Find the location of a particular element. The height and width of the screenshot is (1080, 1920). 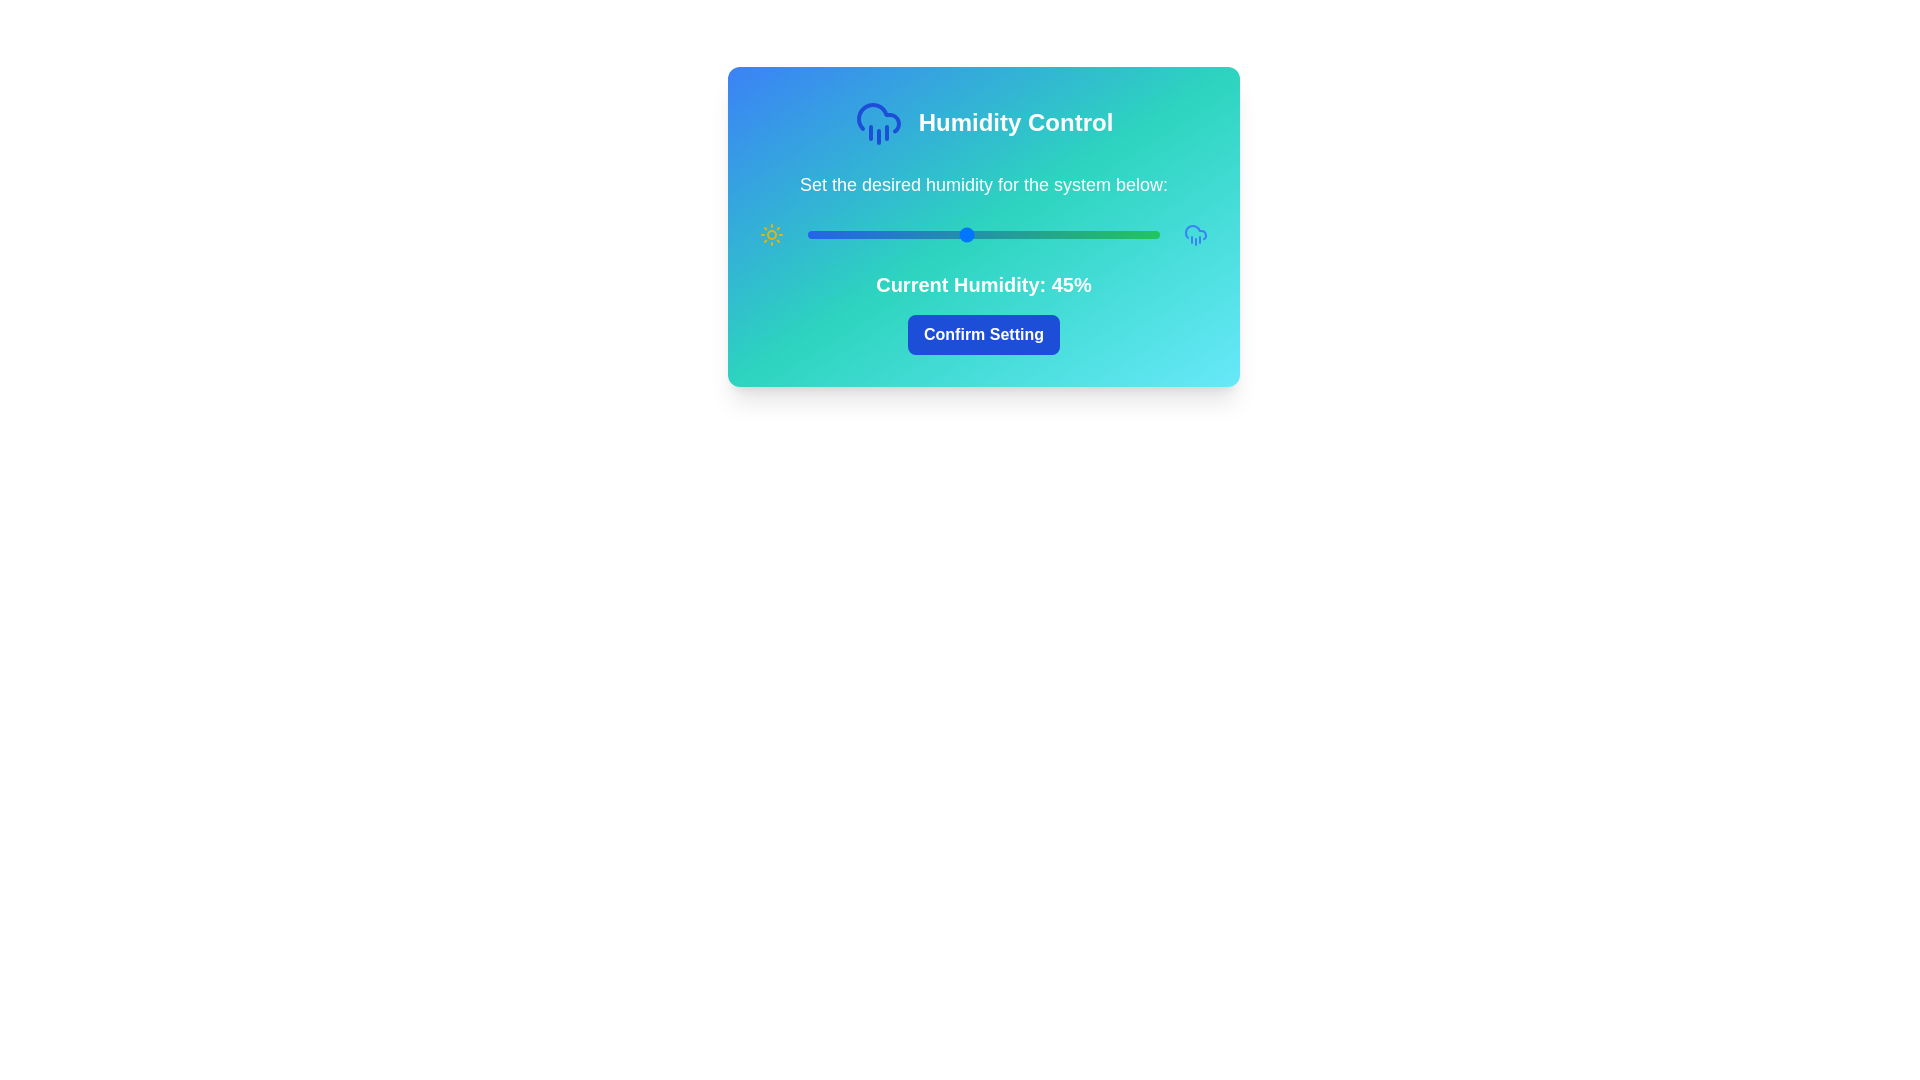

the humidity slider to 10% is located at coordinates (843, 234).